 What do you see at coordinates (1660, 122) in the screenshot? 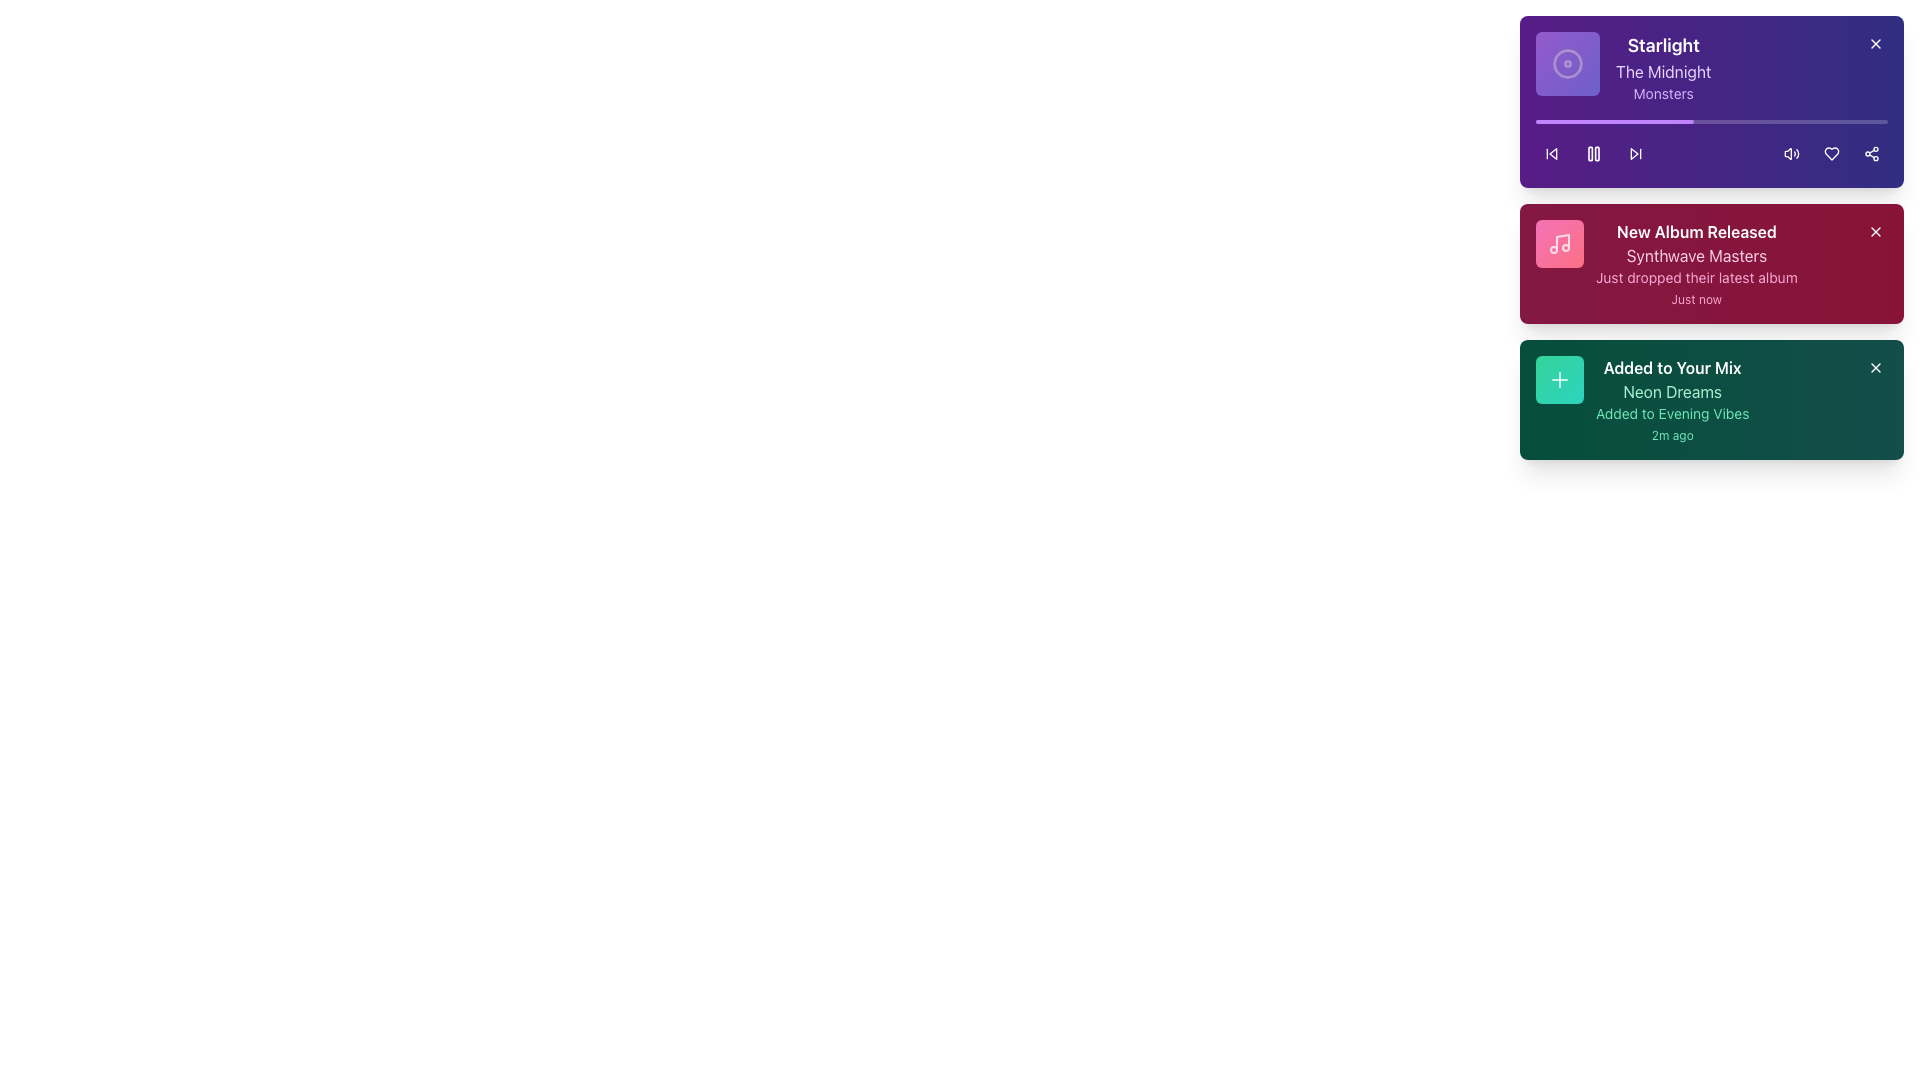
I see `the progress bar` at bounding box center [1660, 122].